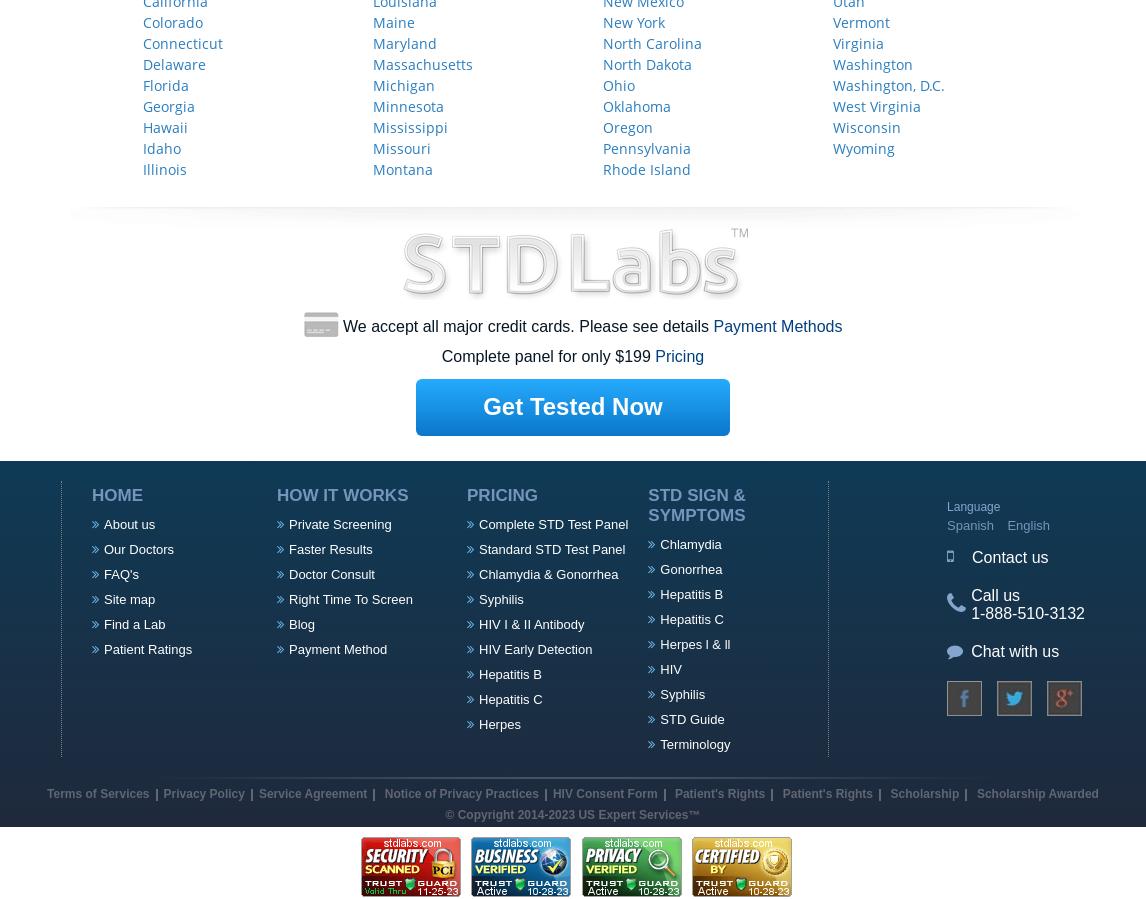 This screenshot has width=1146, height=899. Describe the element at coordinates (876, 104) in the screenshot. I see `'West Virginia'` at that location.